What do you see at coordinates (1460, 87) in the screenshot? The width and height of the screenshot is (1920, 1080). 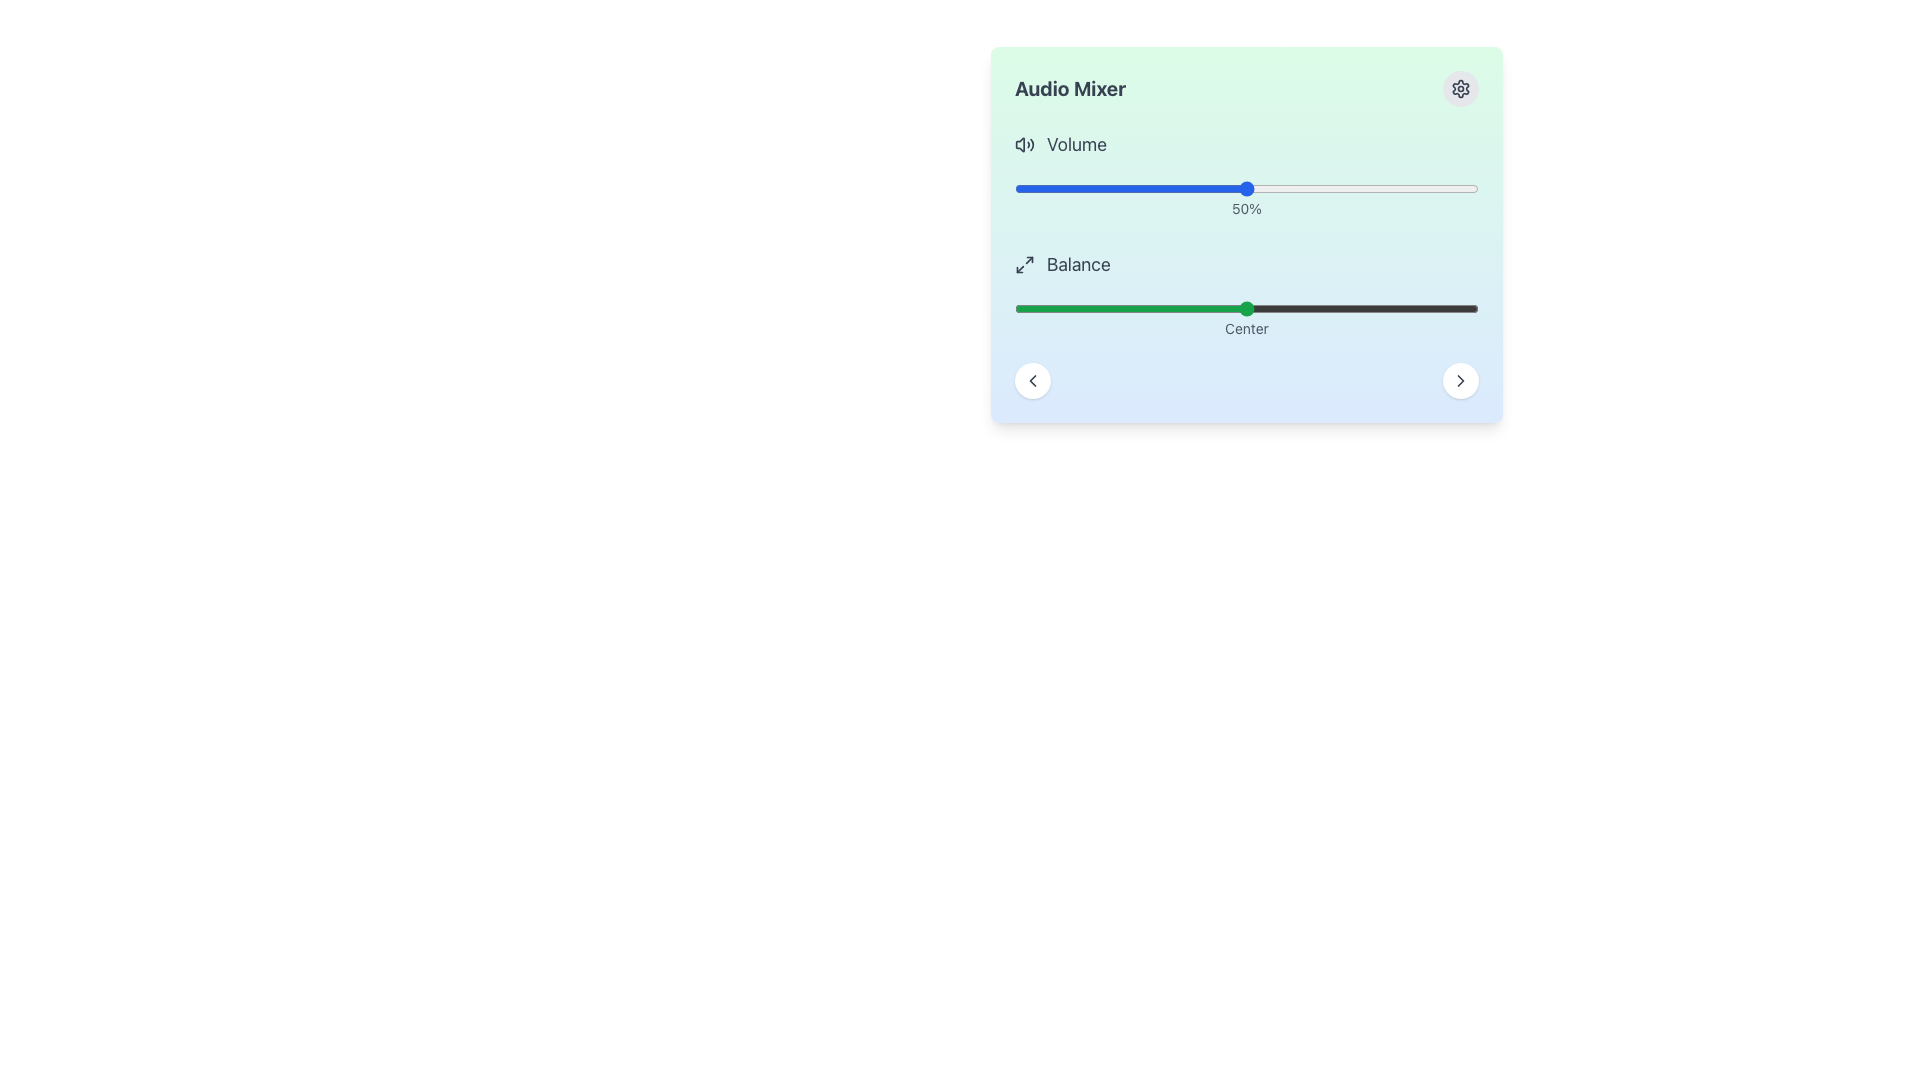 I see `the circular button with a gear icon located at the top-right corner of the 'Audio Mixer' section for additional options` at bounding box center [1460, 87].